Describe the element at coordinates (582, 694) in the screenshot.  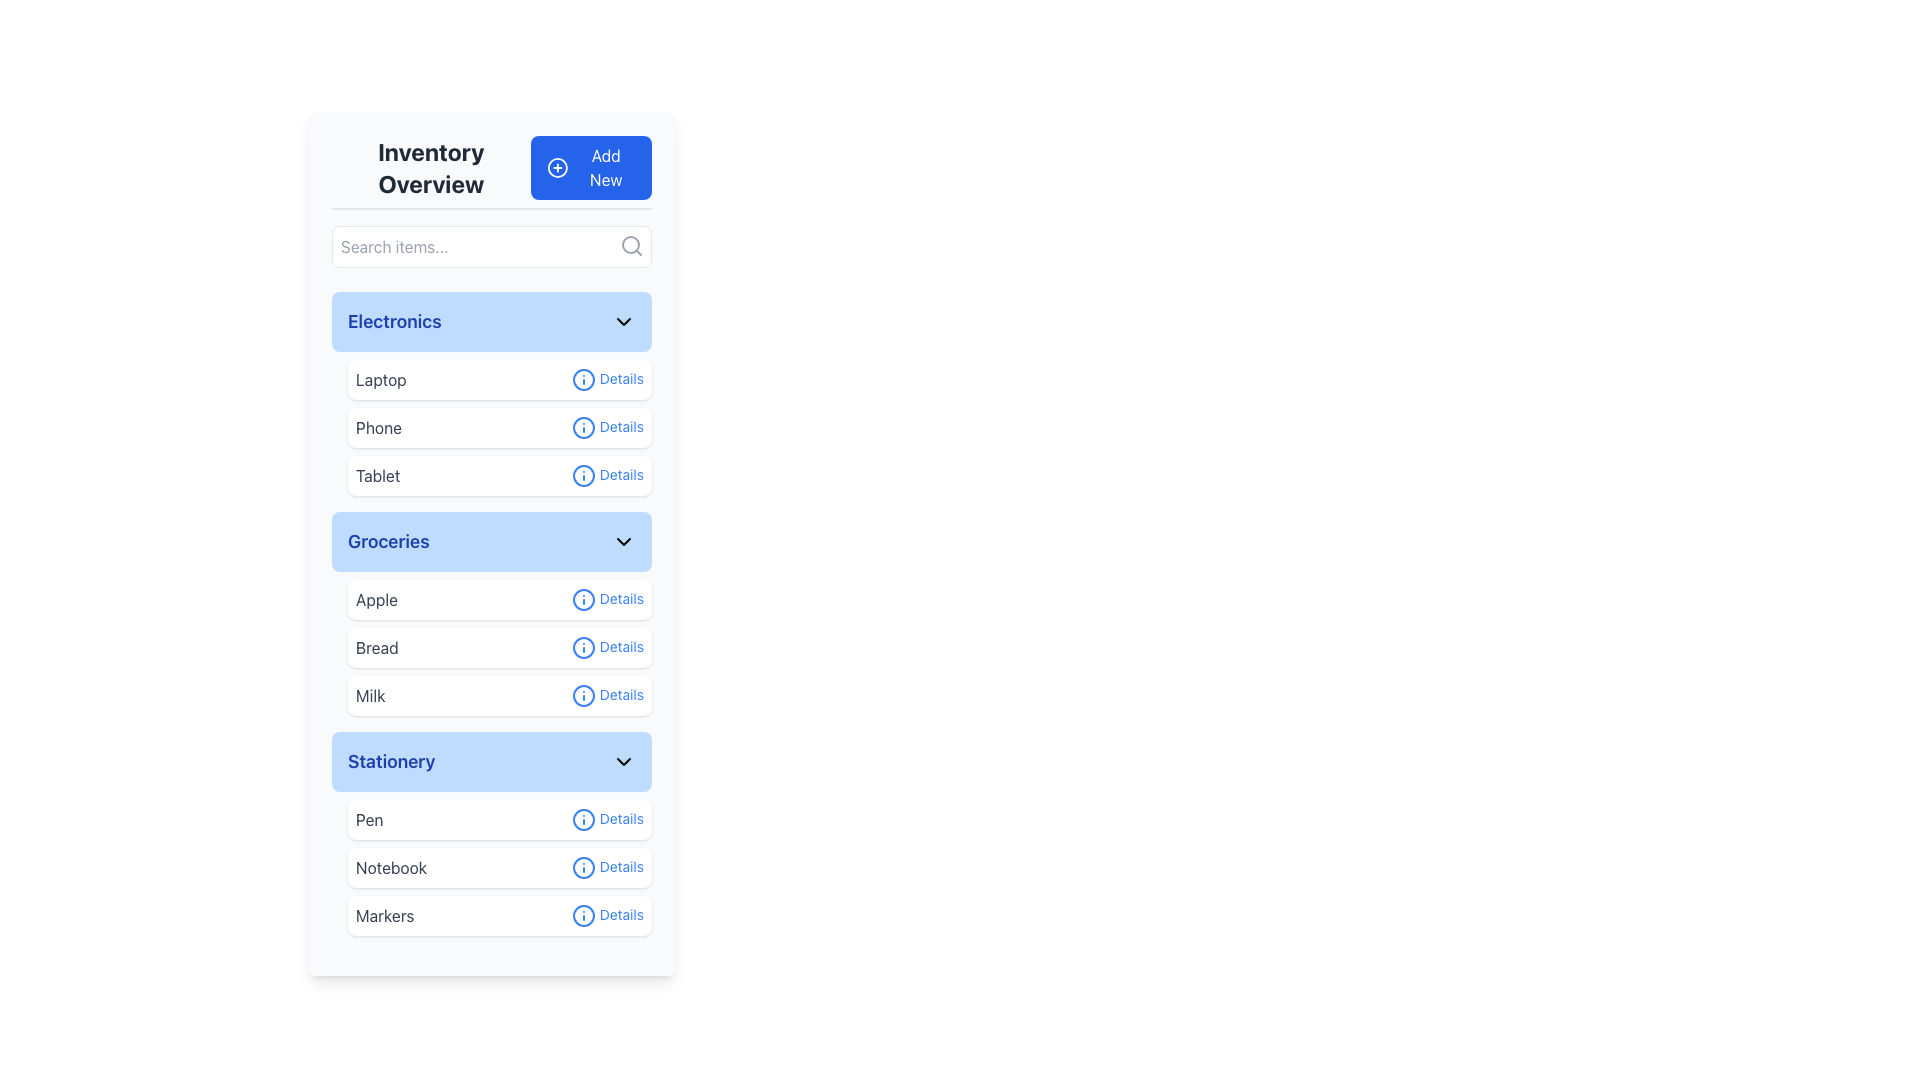
I see `the circular blue outlined icon resembling an information symbol located in the 'Groceries' section next to the 'Details' text label aligned with the 'Milk' item entry` at that location.